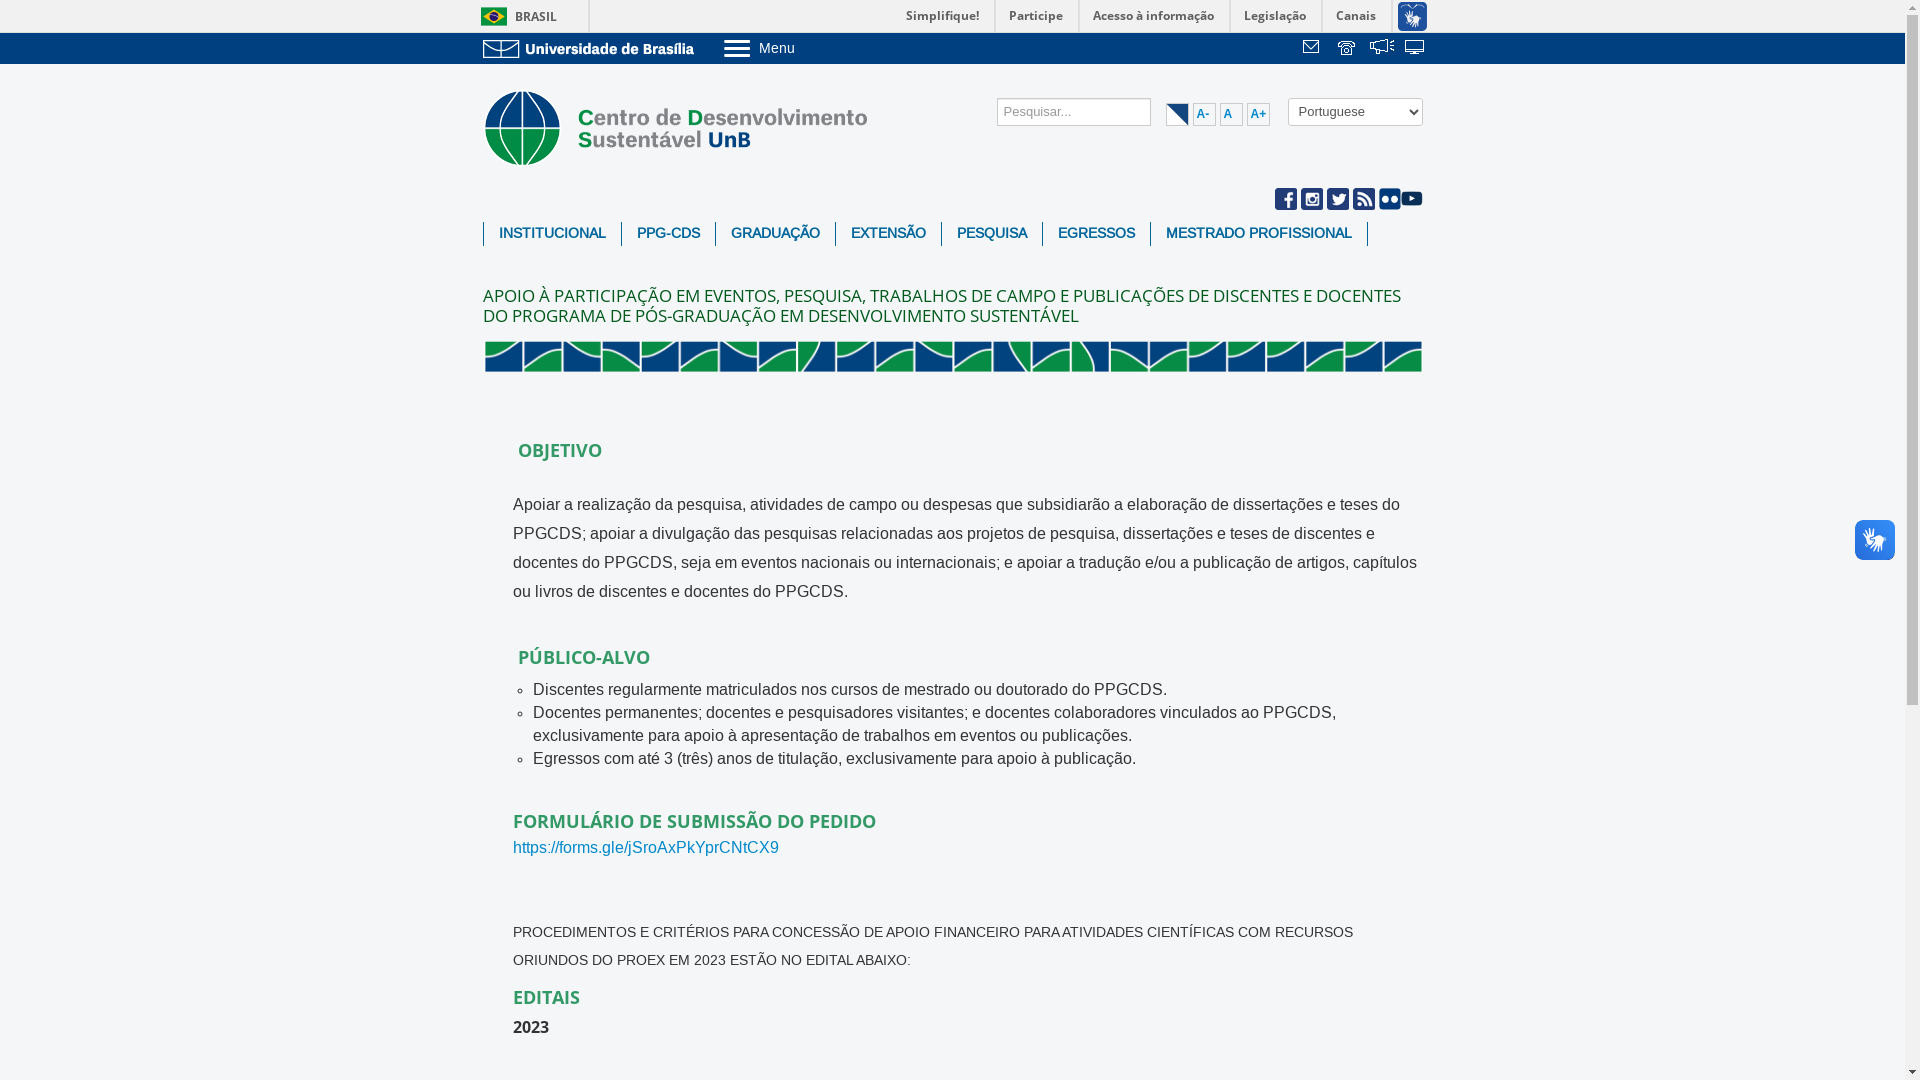  What do you see at coordinates (590, 47) in the screenshot?
I see `'Ir para o Portal da UnB'` at bounding box center [590, 47].